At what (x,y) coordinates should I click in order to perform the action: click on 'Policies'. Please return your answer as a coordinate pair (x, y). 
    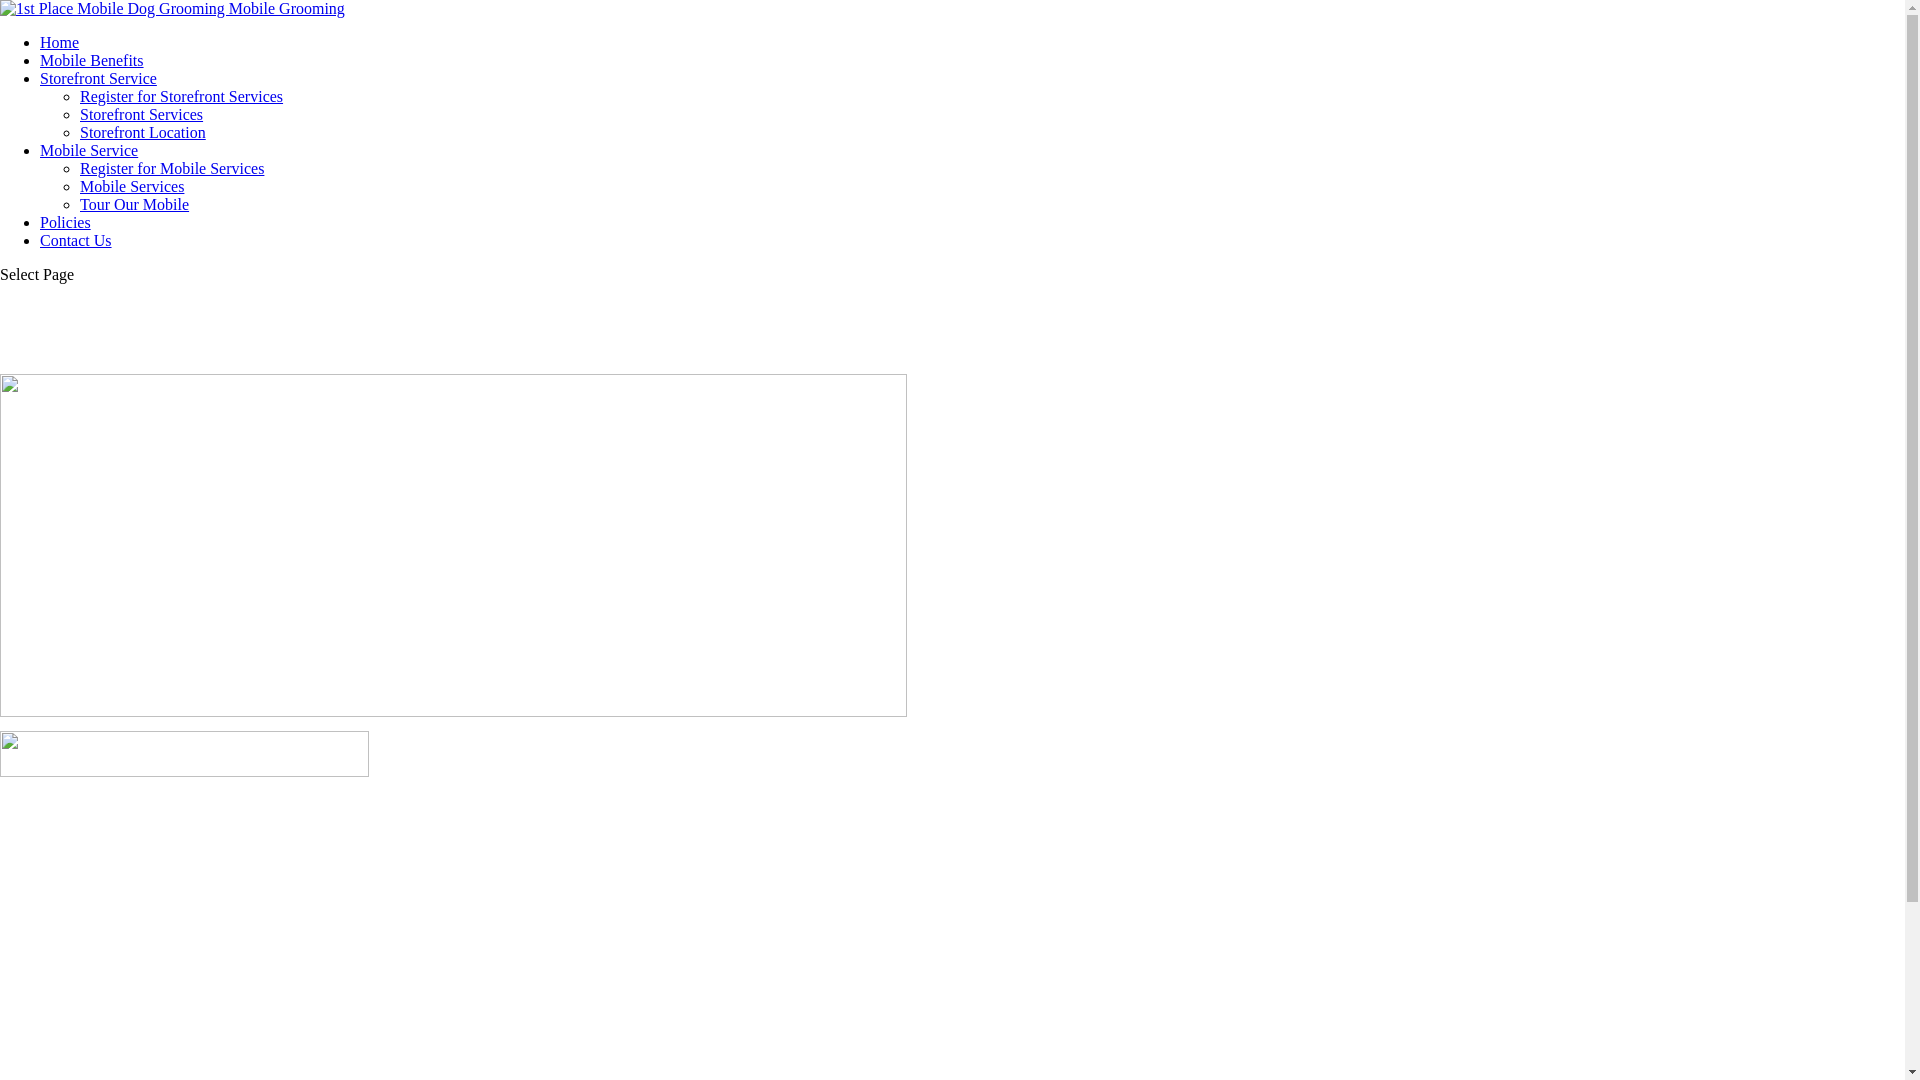
    Looking at the image, I should click on (65, 222).